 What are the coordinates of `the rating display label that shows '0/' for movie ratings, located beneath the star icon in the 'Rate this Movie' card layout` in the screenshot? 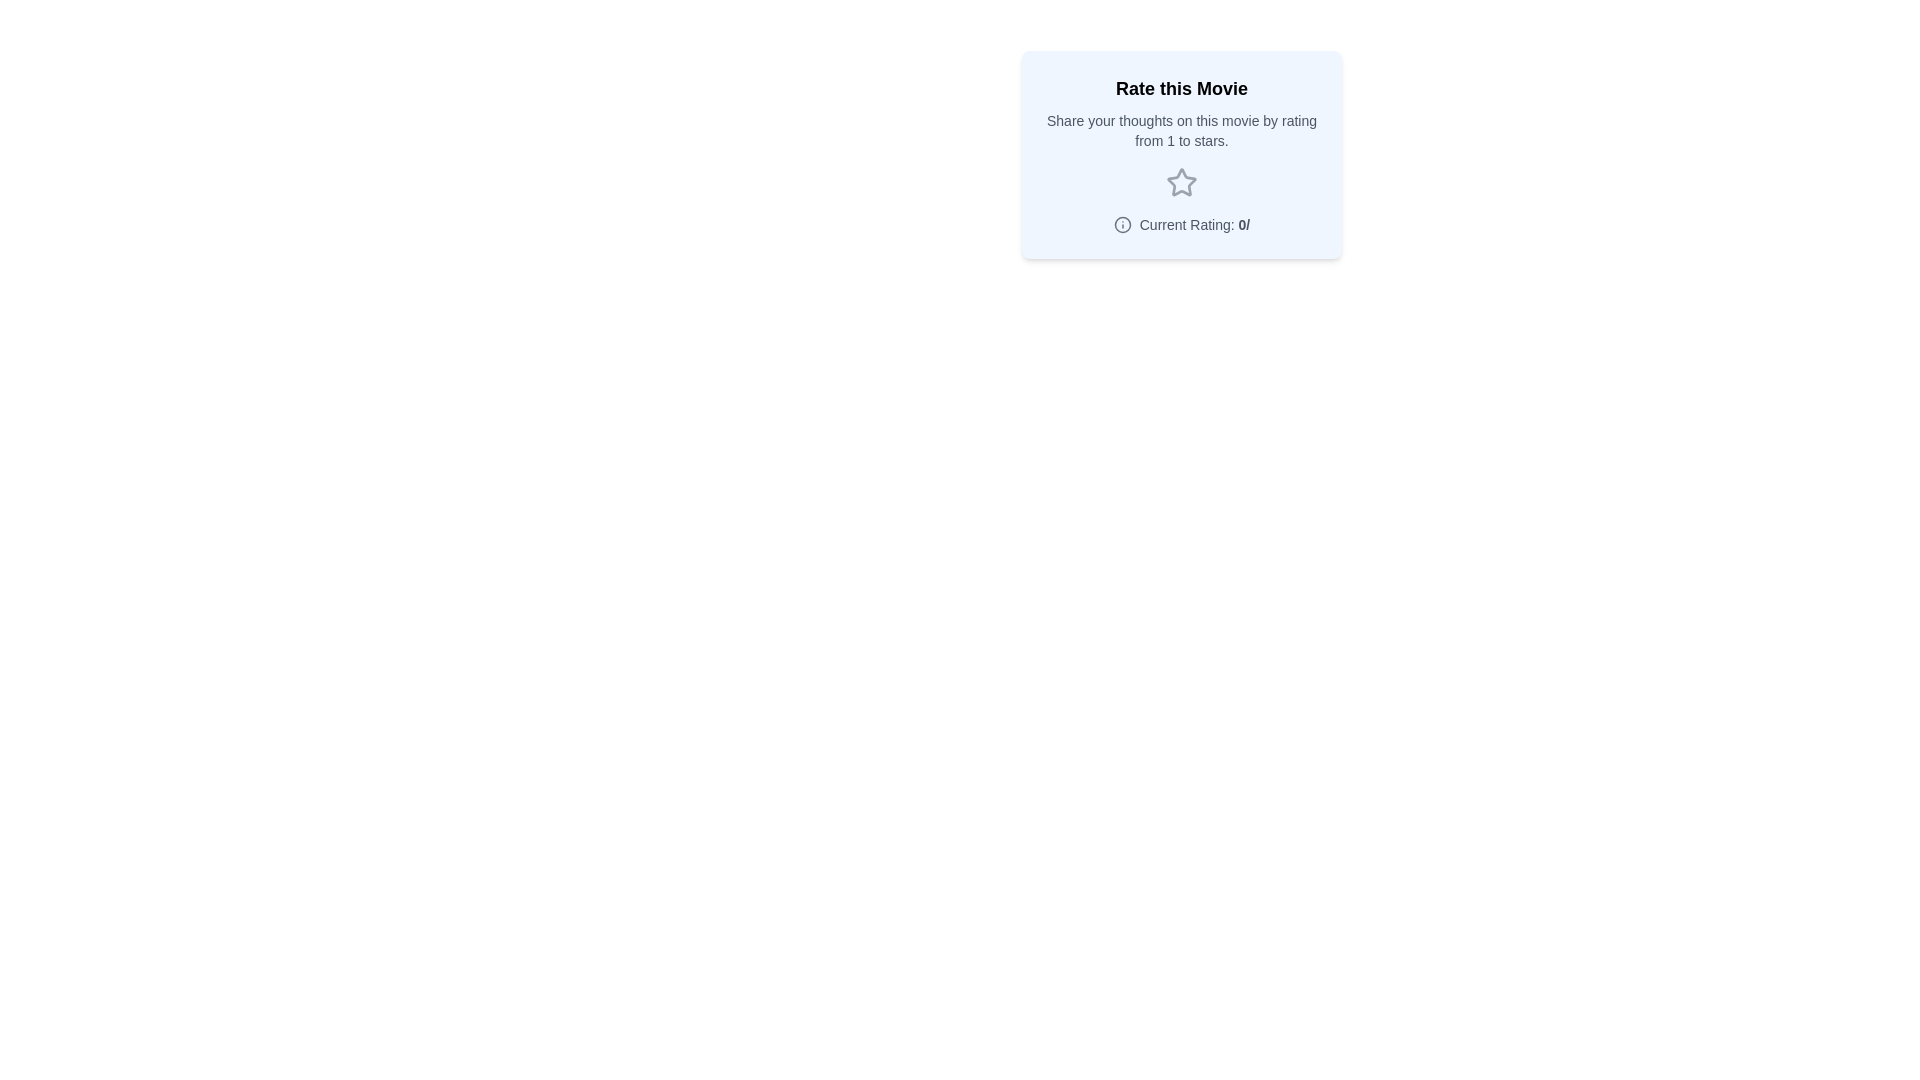 It's located at (1181, 224).